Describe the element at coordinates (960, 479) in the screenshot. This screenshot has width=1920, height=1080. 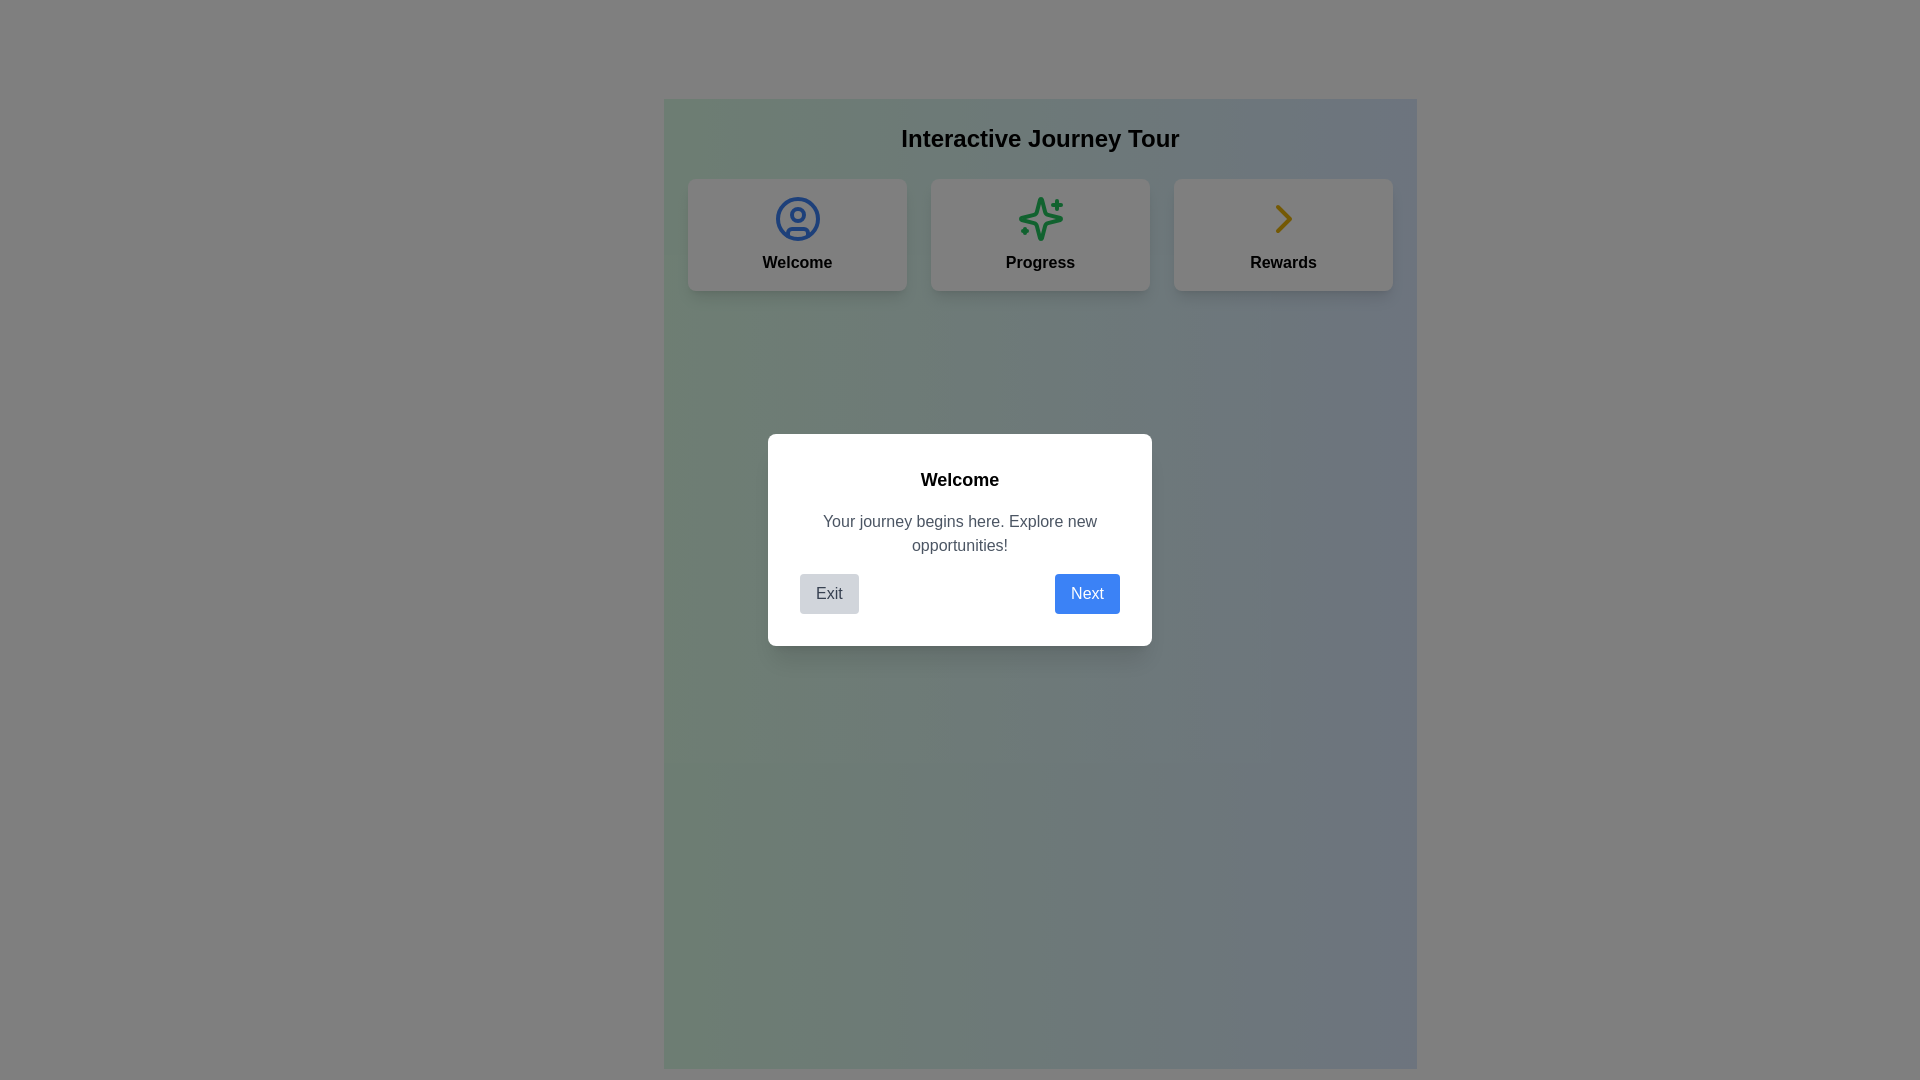
I see `the bold-text heading 'Welcome' at the top of the card, which is styled in black font and positioned centrally in a dialog box` at that location.